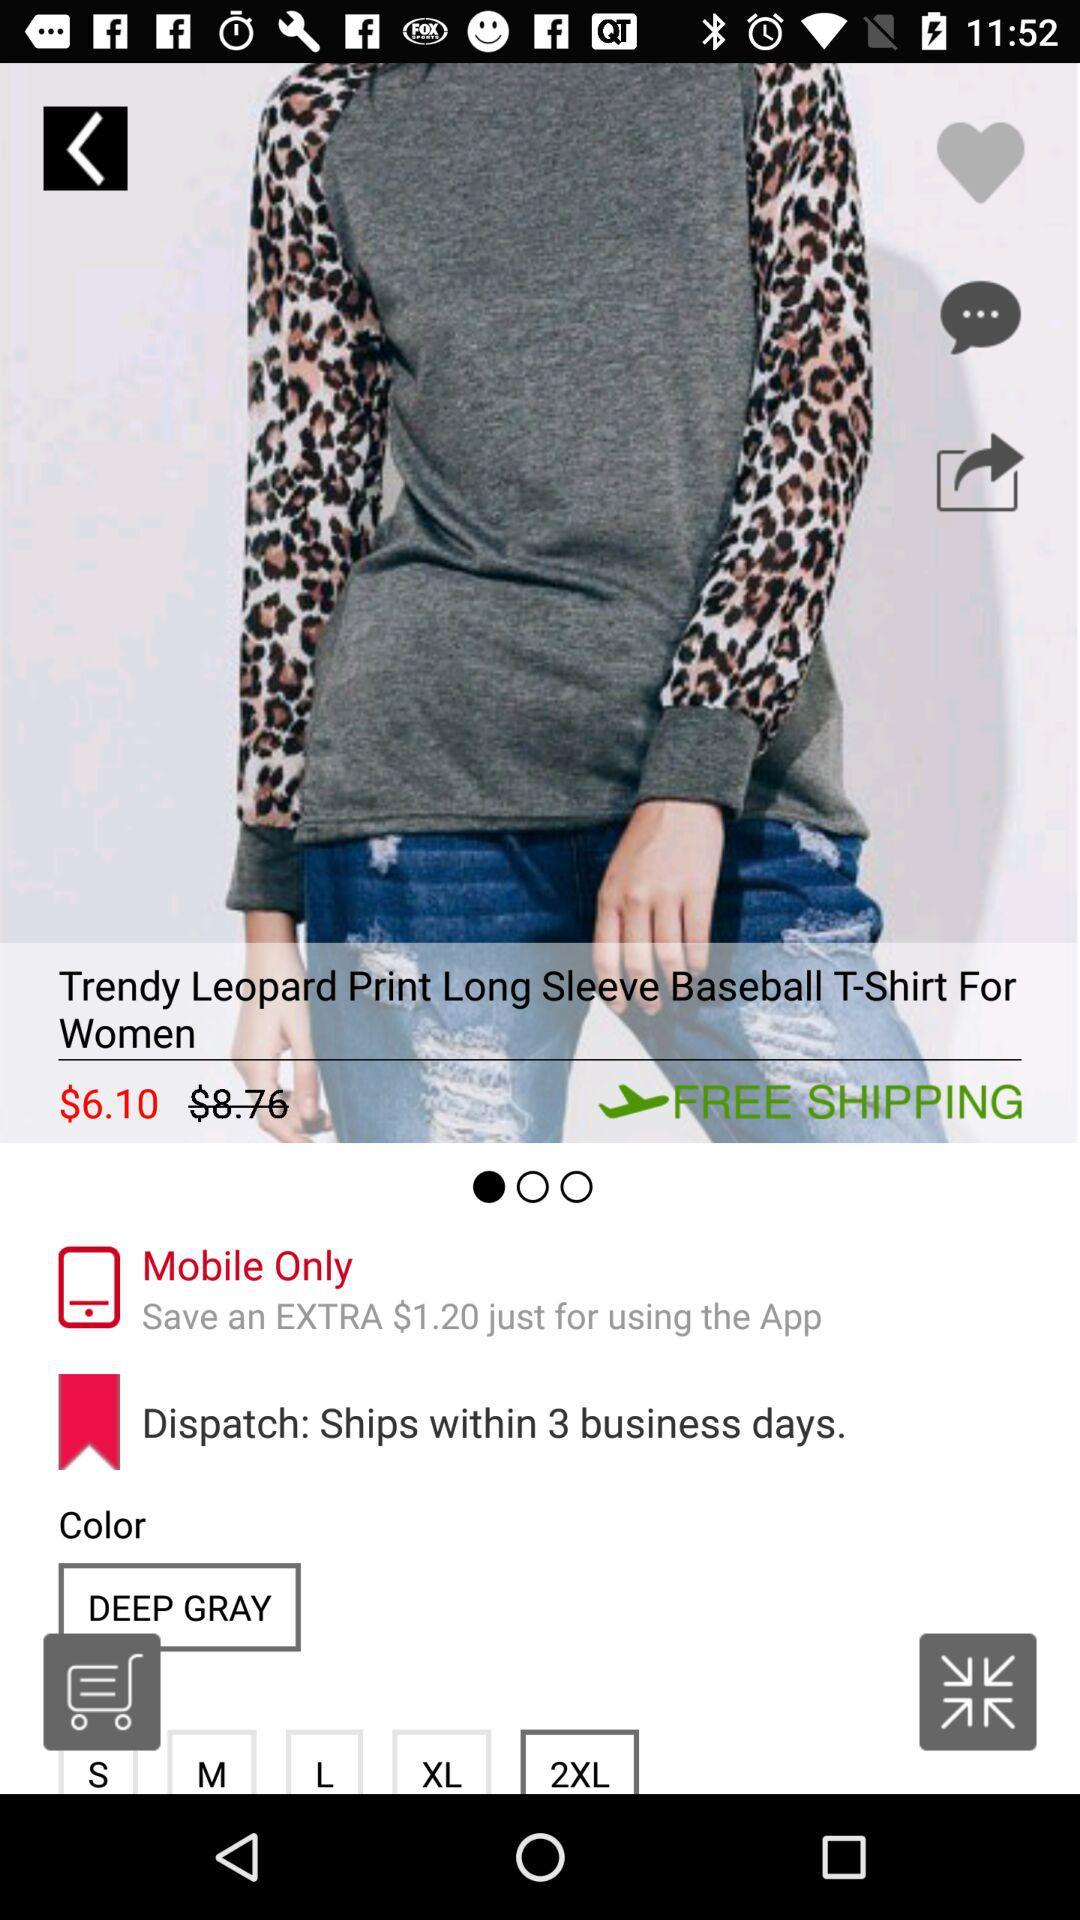  Describe the element at coordinates (540, 602) in the screenshot. I see `click on the photo` at that location.